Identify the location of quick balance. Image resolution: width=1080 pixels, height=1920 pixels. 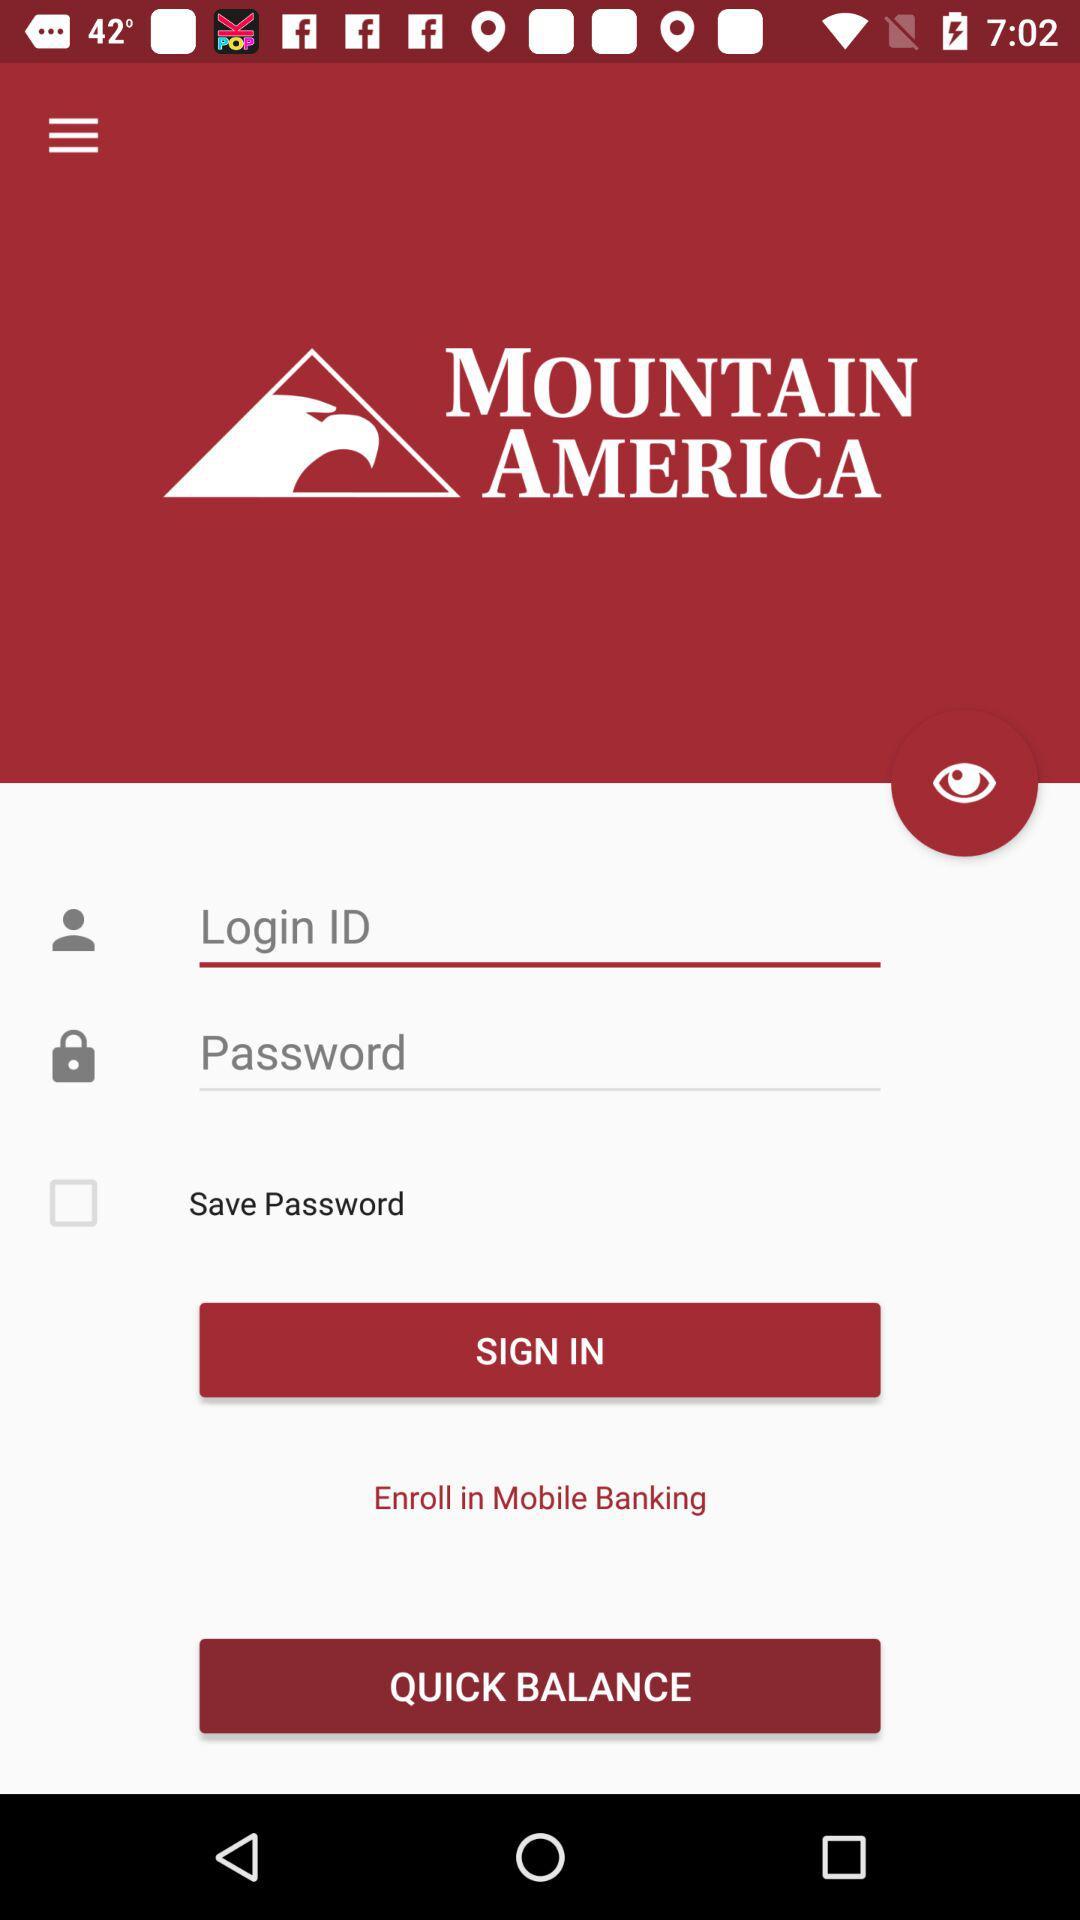
(540, 1684).